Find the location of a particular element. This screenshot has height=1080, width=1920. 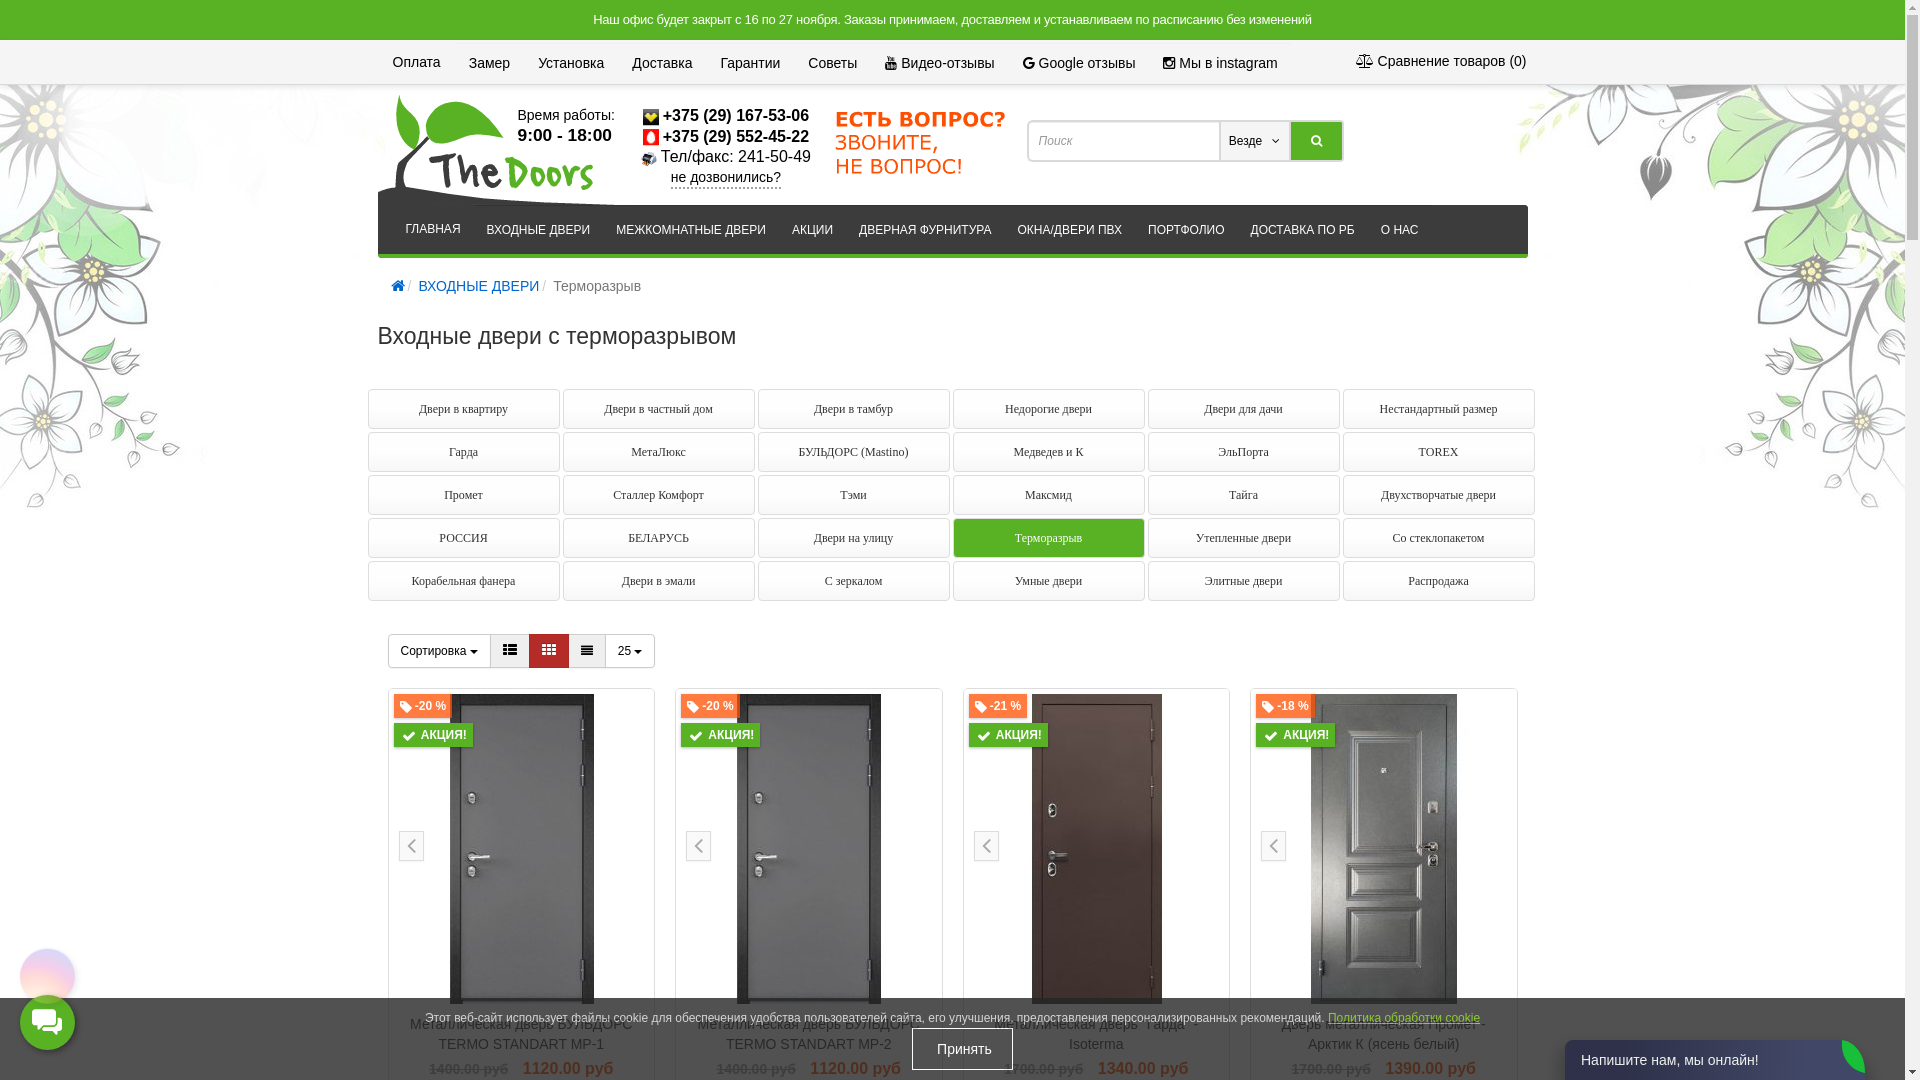

'+375 (29) 167-53-06' is located at coordinates (734, 115).